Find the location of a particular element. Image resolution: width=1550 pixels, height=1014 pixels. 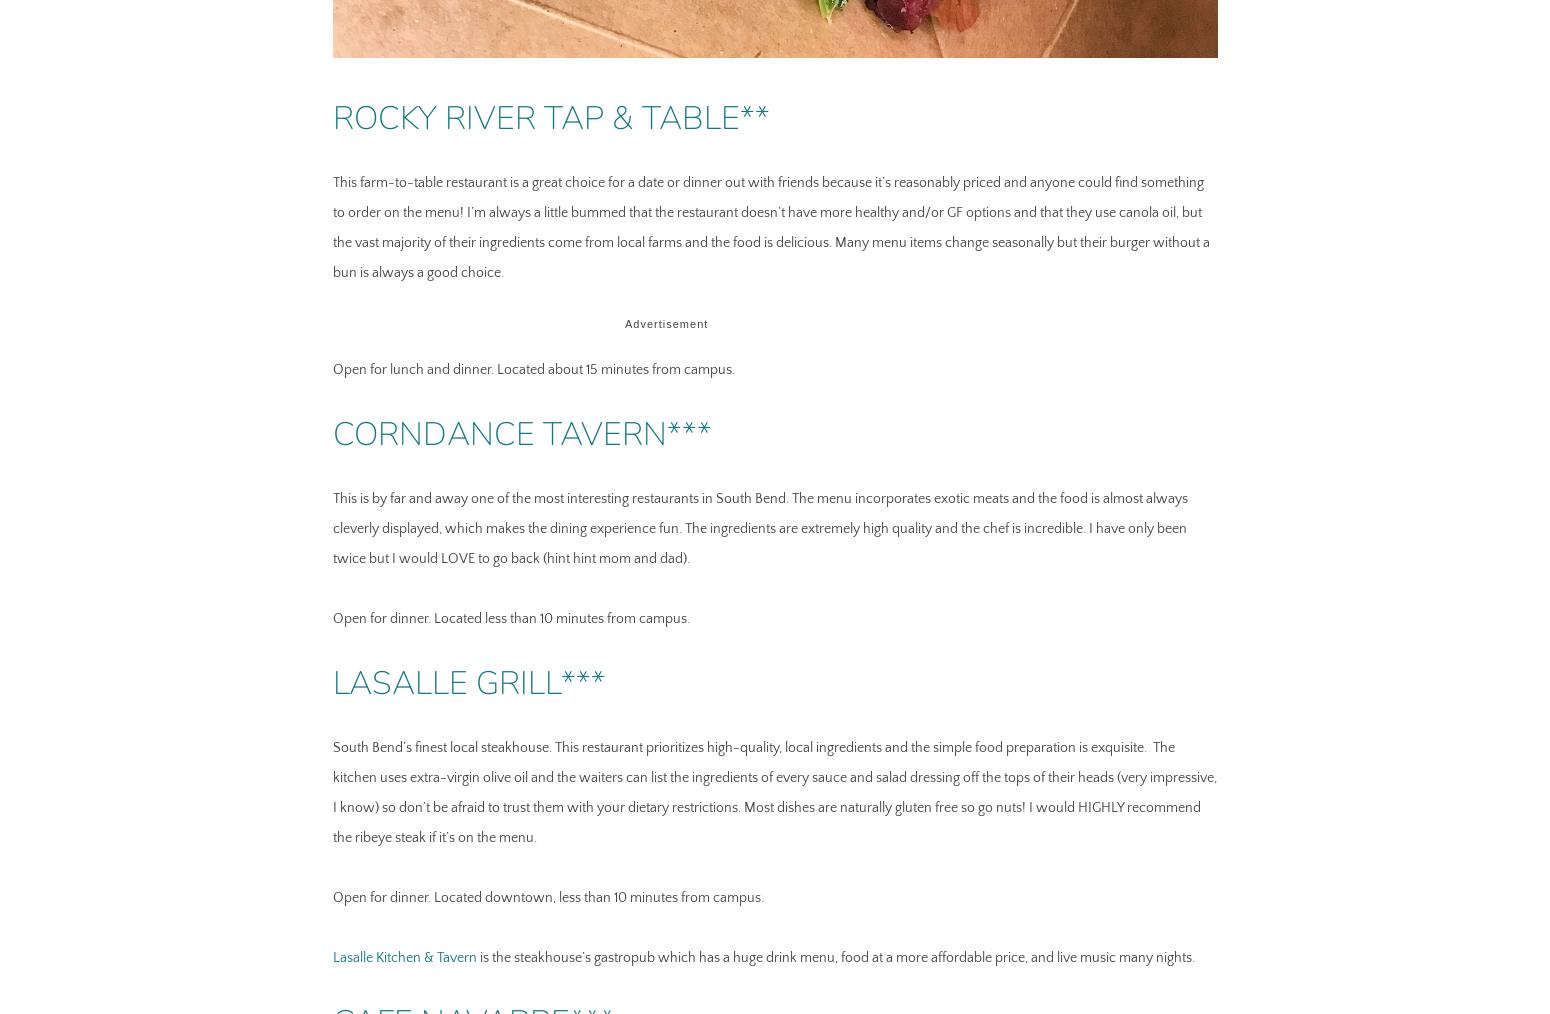

'This farm-to-table restaurant is a great choice for a date or dinner out with friends because it’s reasonably priced and anyone could find something to order on the menu! I’m always a little bummed that the restaurant doesn’t have more healthy and/or GF options and that they use canola oil, but the vast majority of their ingredients come from local farms and the food is delicious. Many menu items change seasonally but their burger without a bun is always a good choice.' is located at coordinates (331, 226).